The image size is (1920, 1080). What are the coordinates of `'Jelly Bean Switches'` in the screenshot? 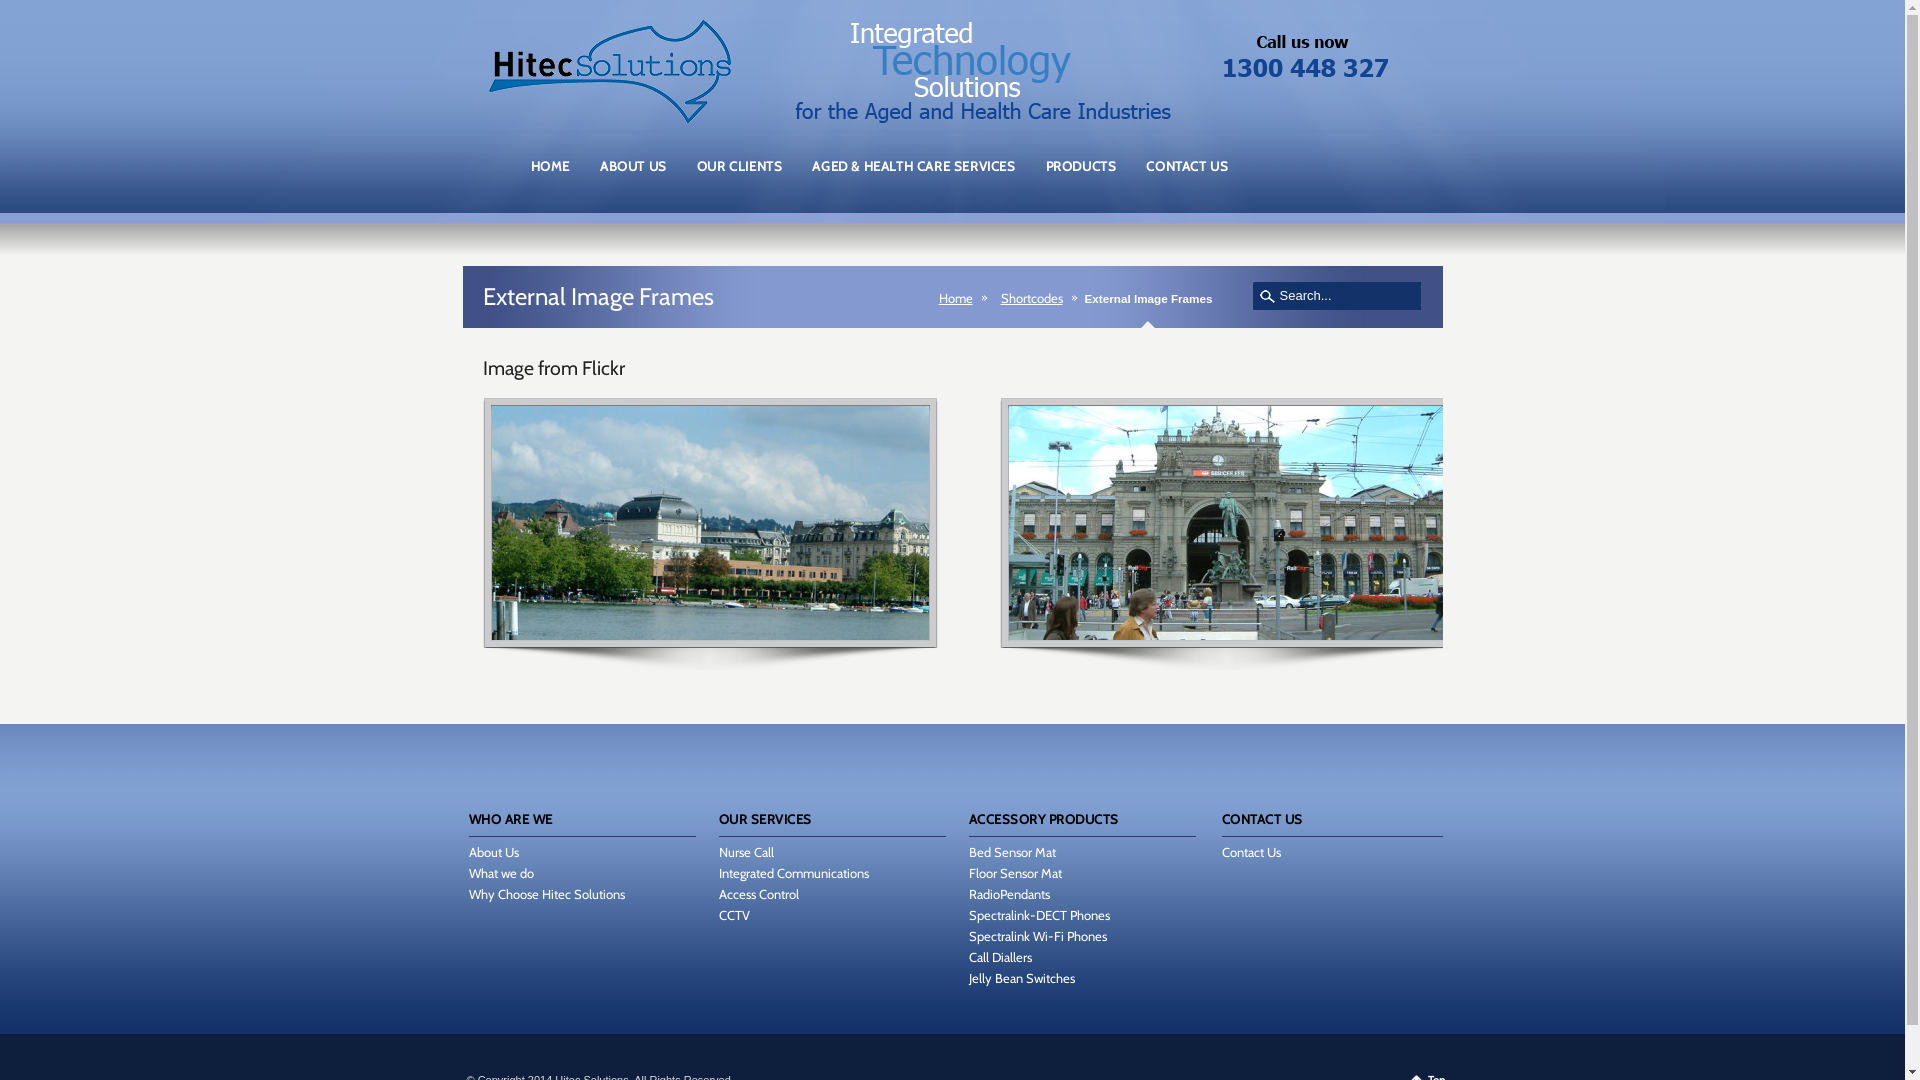 It's located at (1021, 977).